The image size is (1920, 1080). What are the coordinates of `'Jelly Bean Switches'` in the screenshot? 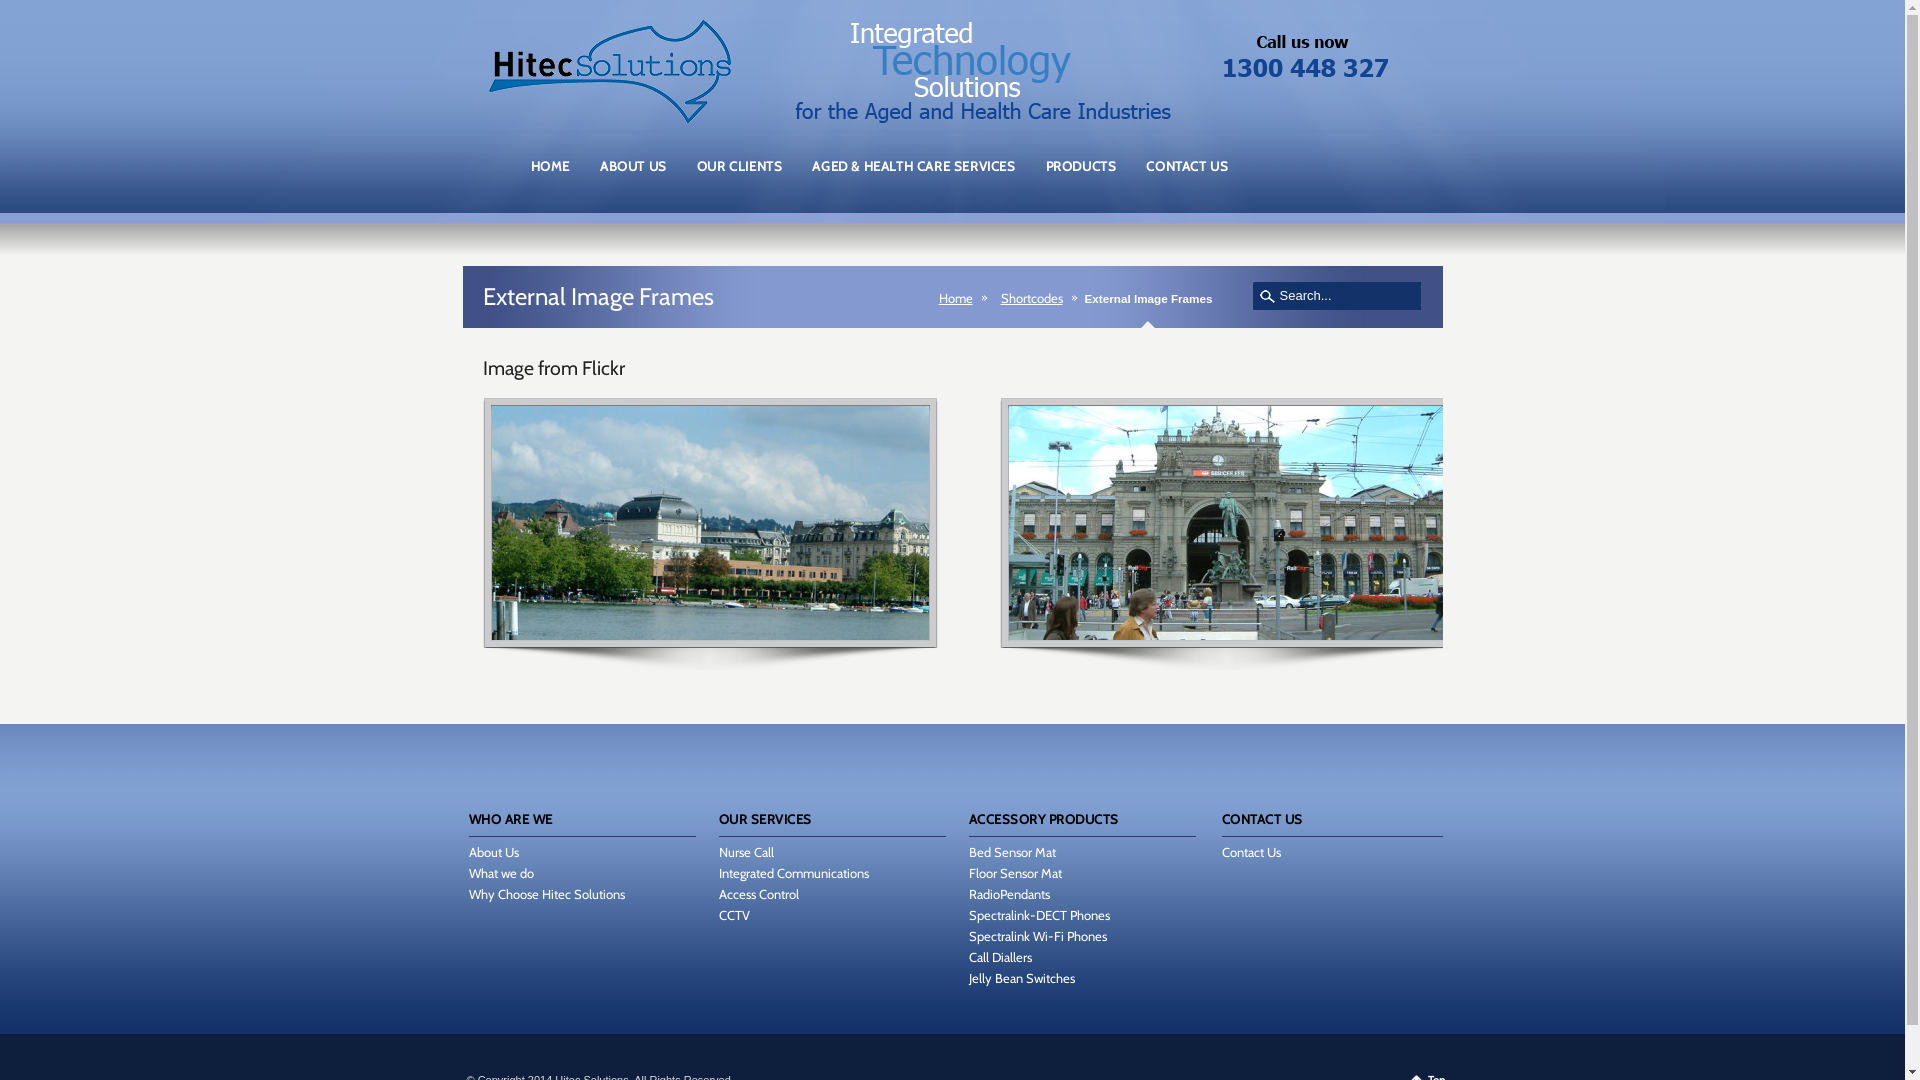 It's located at (1021, 977).